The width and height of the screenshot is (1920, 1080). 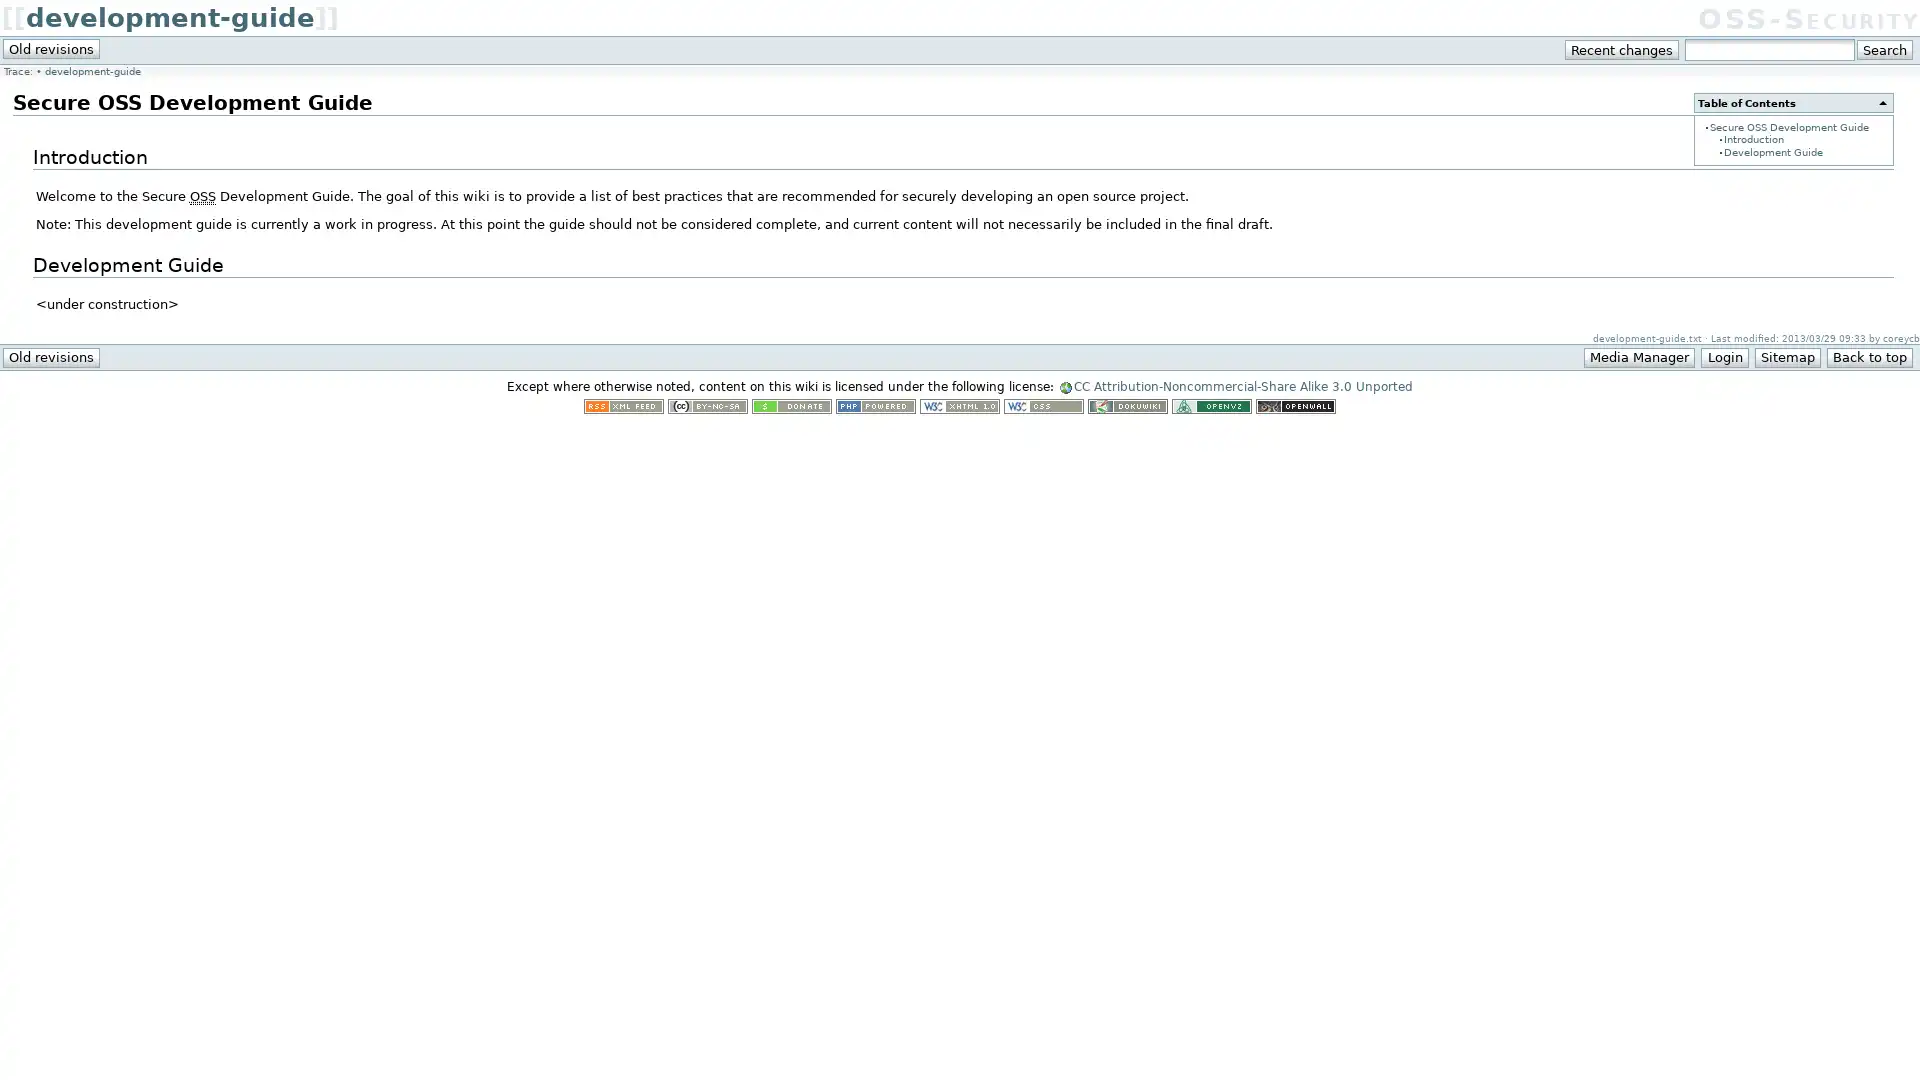 What do you see at coordinates (1723, 356) in the screenshot?
I see `Login` at bounding box center [1723, 356].